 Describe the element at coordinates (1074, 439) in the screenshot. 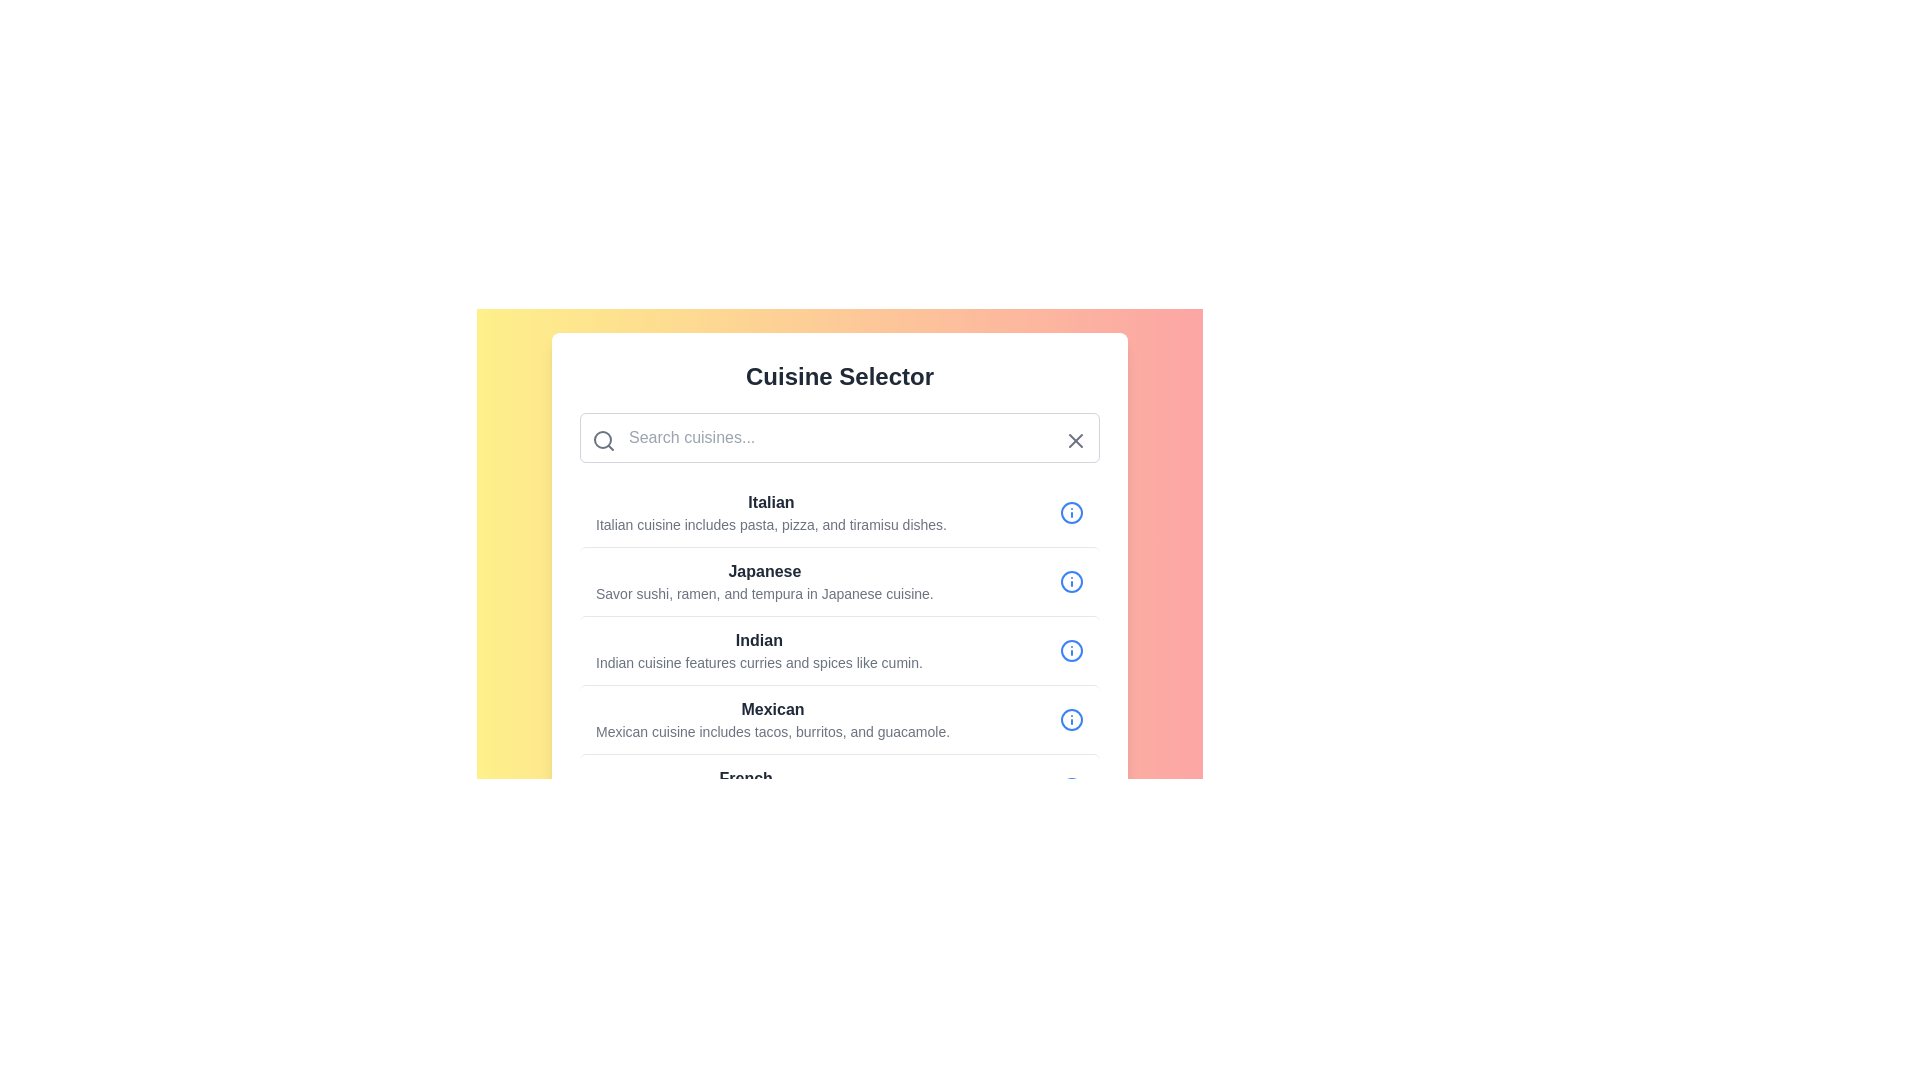

I see `the clear button located at the far right end of the search bar to clear its content` at that location.